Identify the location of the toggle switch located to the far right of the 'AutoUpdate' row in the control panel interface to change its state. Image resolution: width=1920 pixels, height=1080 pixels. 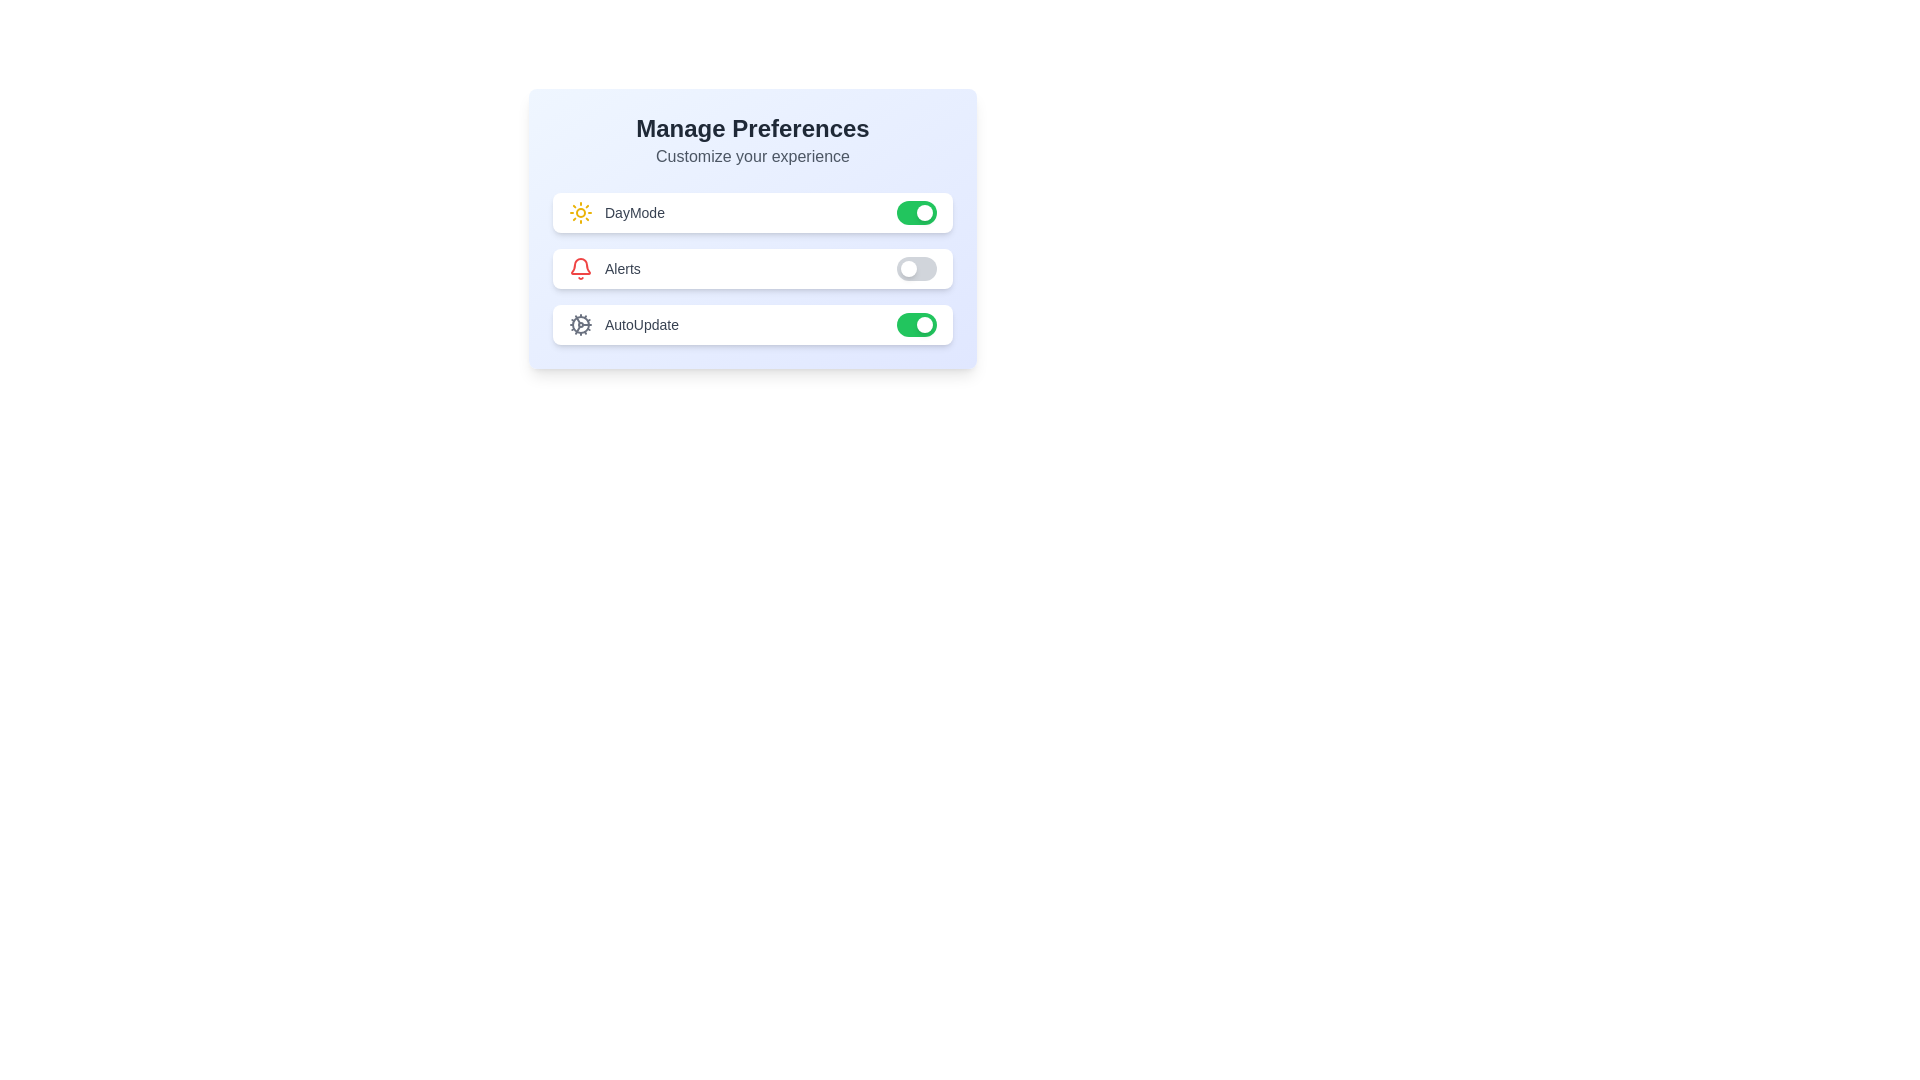
(915, 323).